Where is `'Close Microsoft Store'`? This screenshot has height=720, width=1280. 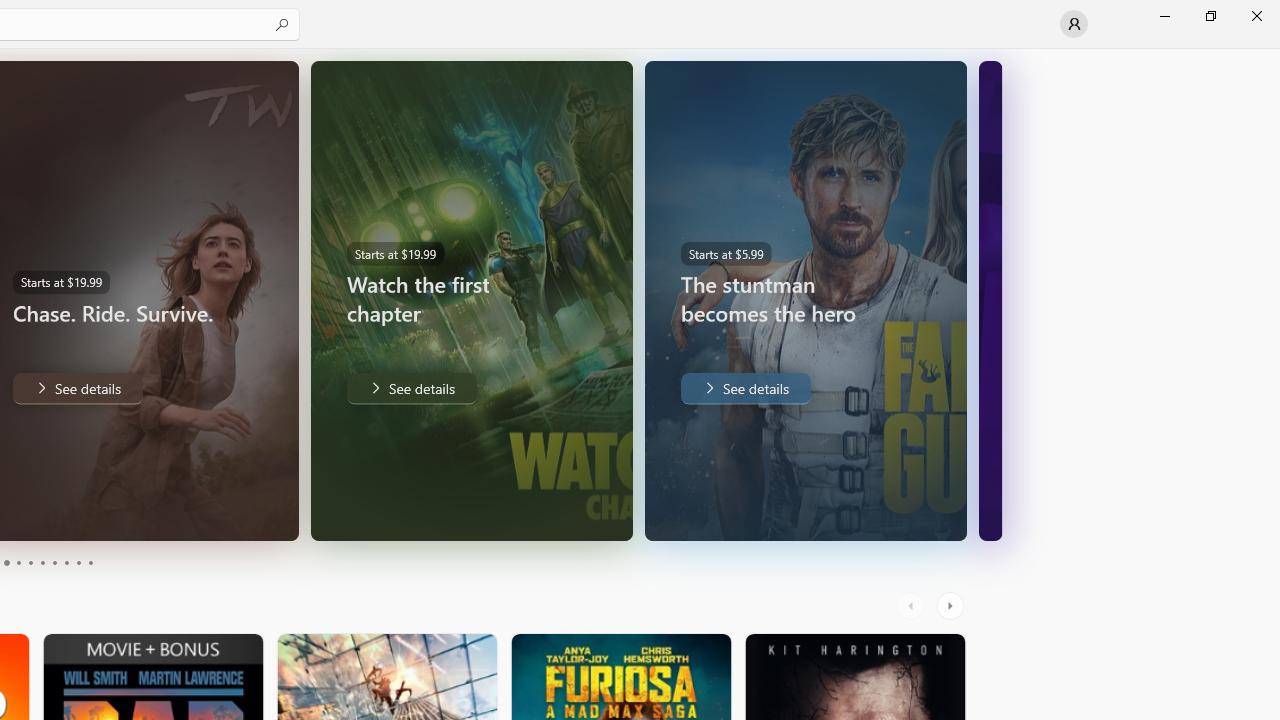
'Close Microsoft Store' is located at coordinates (1255, 15).